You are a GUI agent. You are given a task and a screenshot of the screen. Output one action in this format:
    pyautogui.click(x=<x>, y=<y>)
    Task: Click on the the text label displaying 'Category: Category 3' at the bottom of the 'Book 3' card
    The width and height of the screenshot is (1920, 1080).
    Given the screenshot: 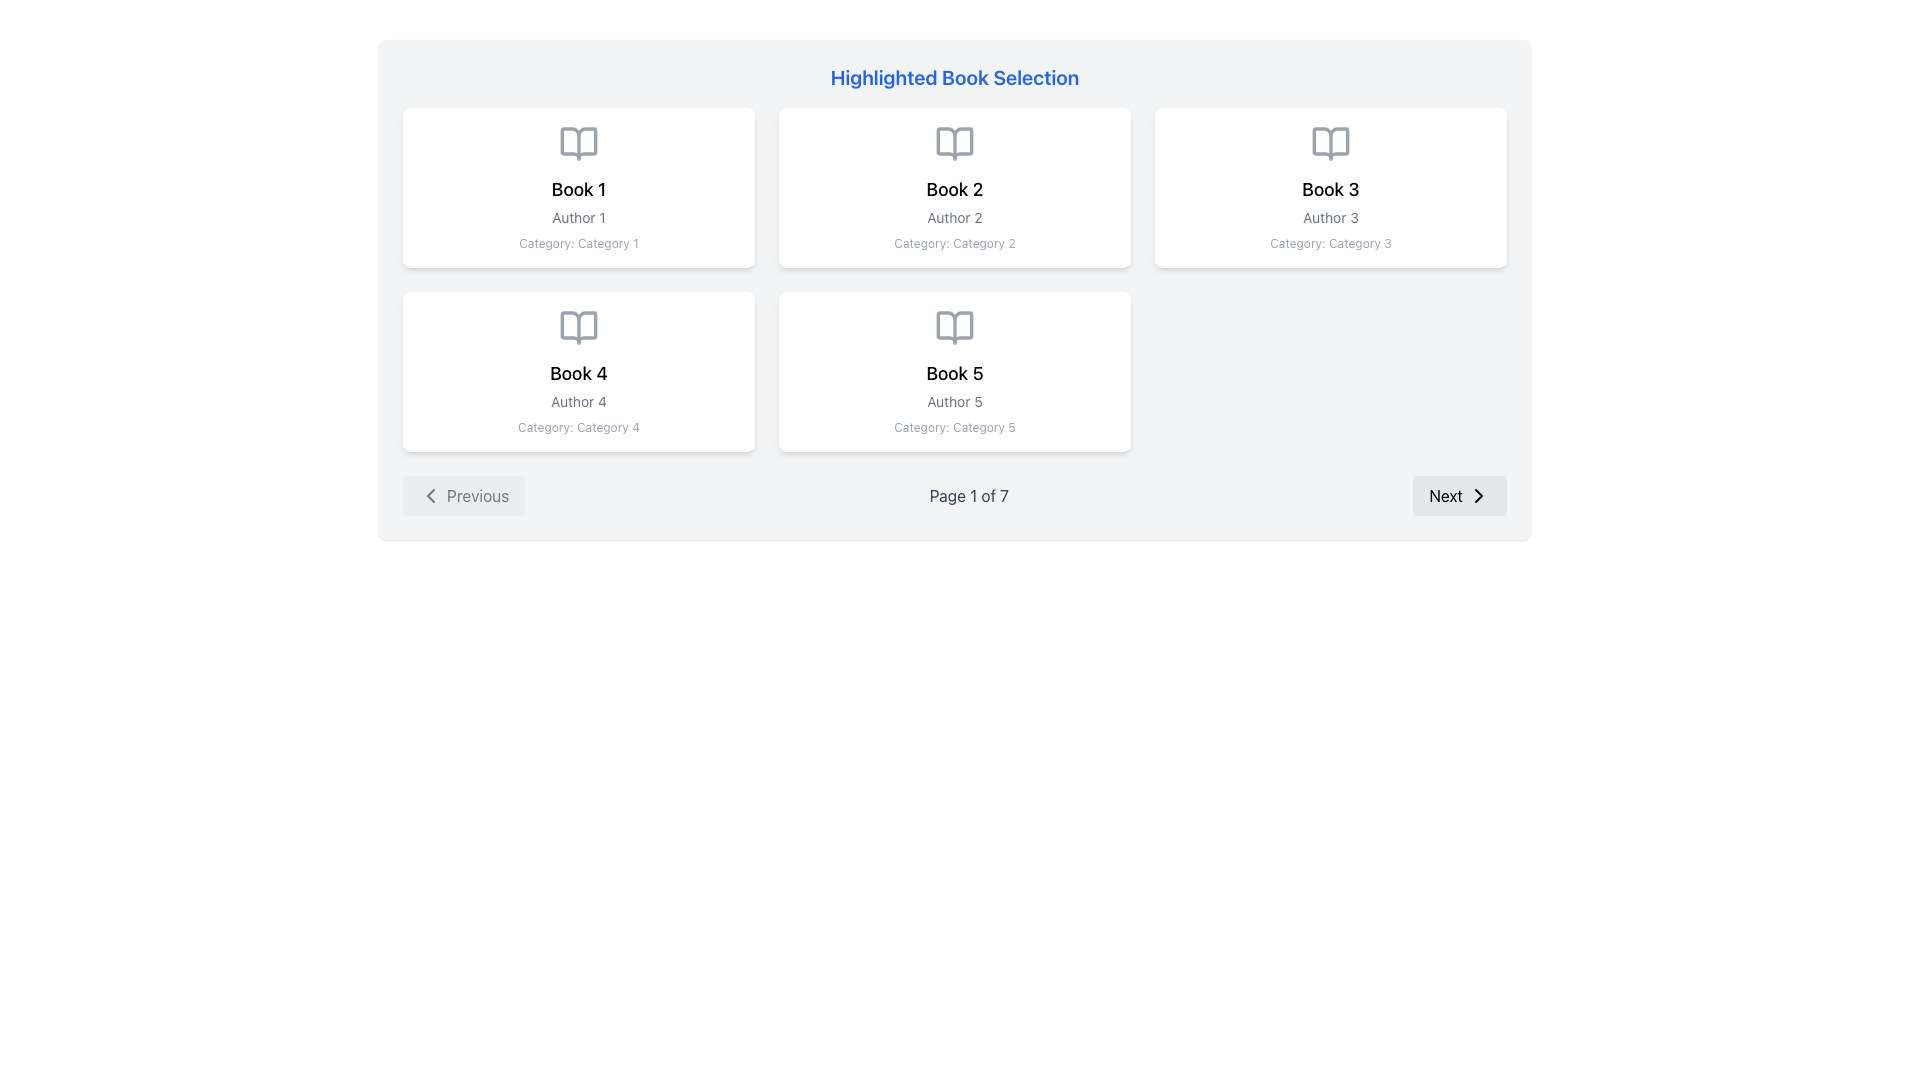 What is the action you would take?
    pyautogui.click(x=1330, y=242)
    